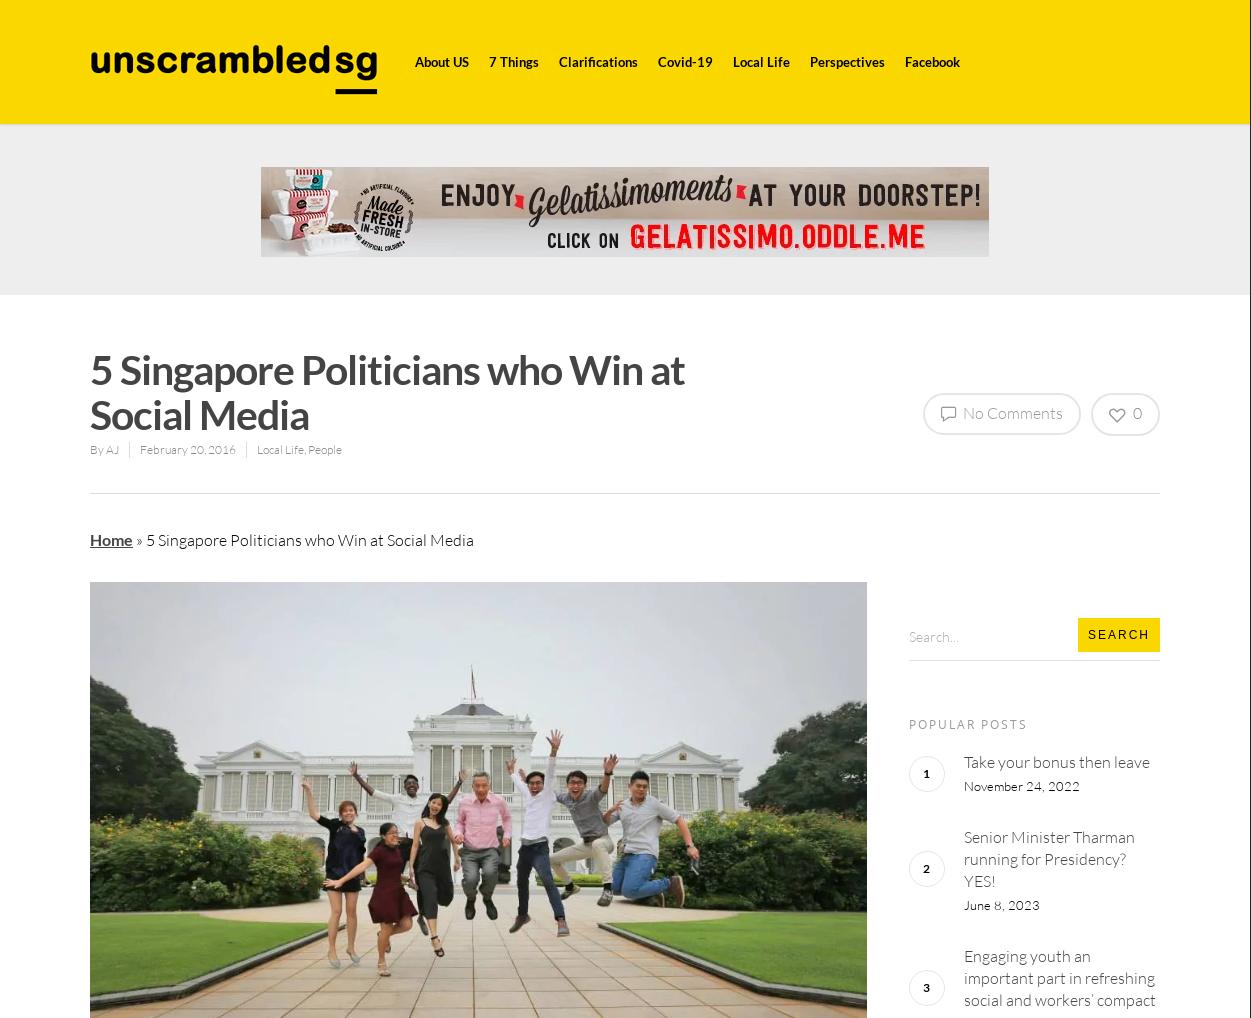 Image resolution: width=1251 pixels, height=1018 pixels. Describe the element at coordinates (1020, 785) in the screenshot. I see `'November 24, 2022'` at that location.